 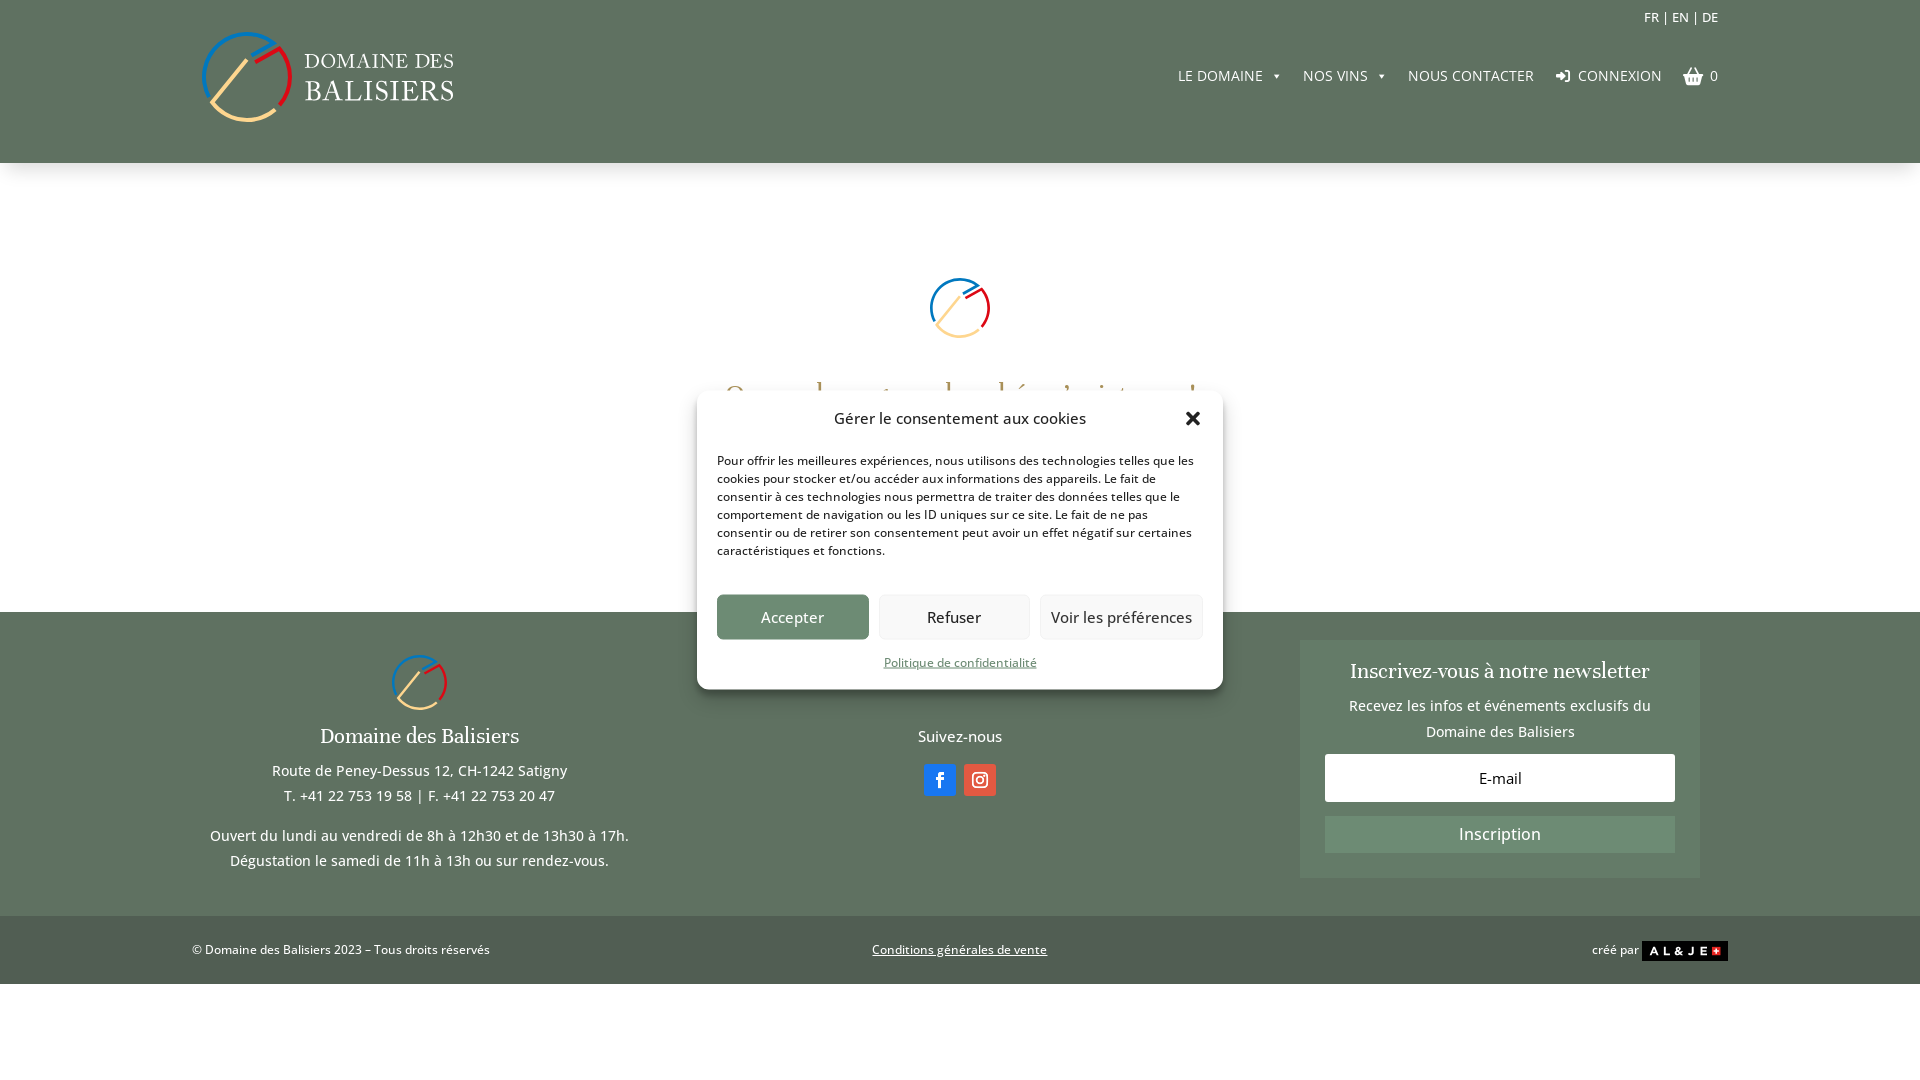 What do you see at coordinates (1708, 16) in the screenshot?
I see `'DE'` at bounding box center [1708, 16].